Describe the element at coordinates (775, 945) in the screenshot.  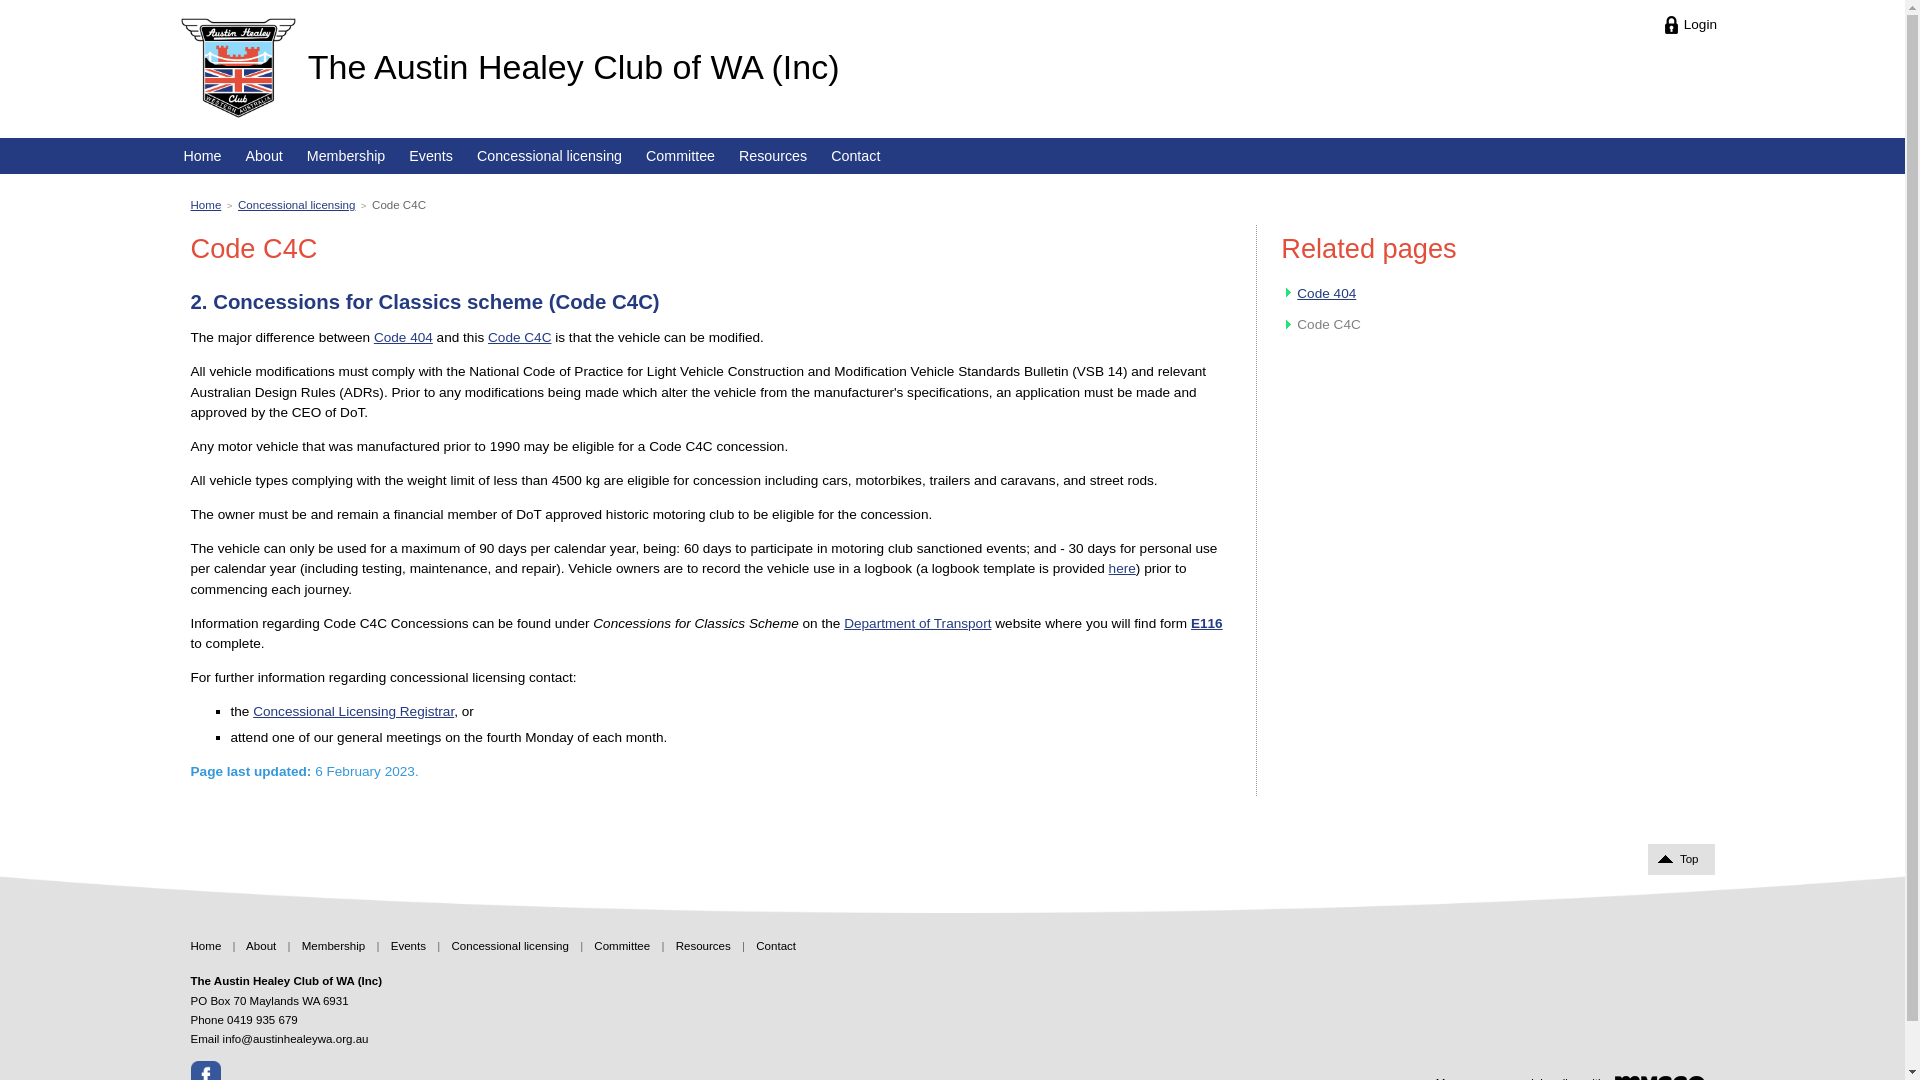
I see `'Contact'` at that location.